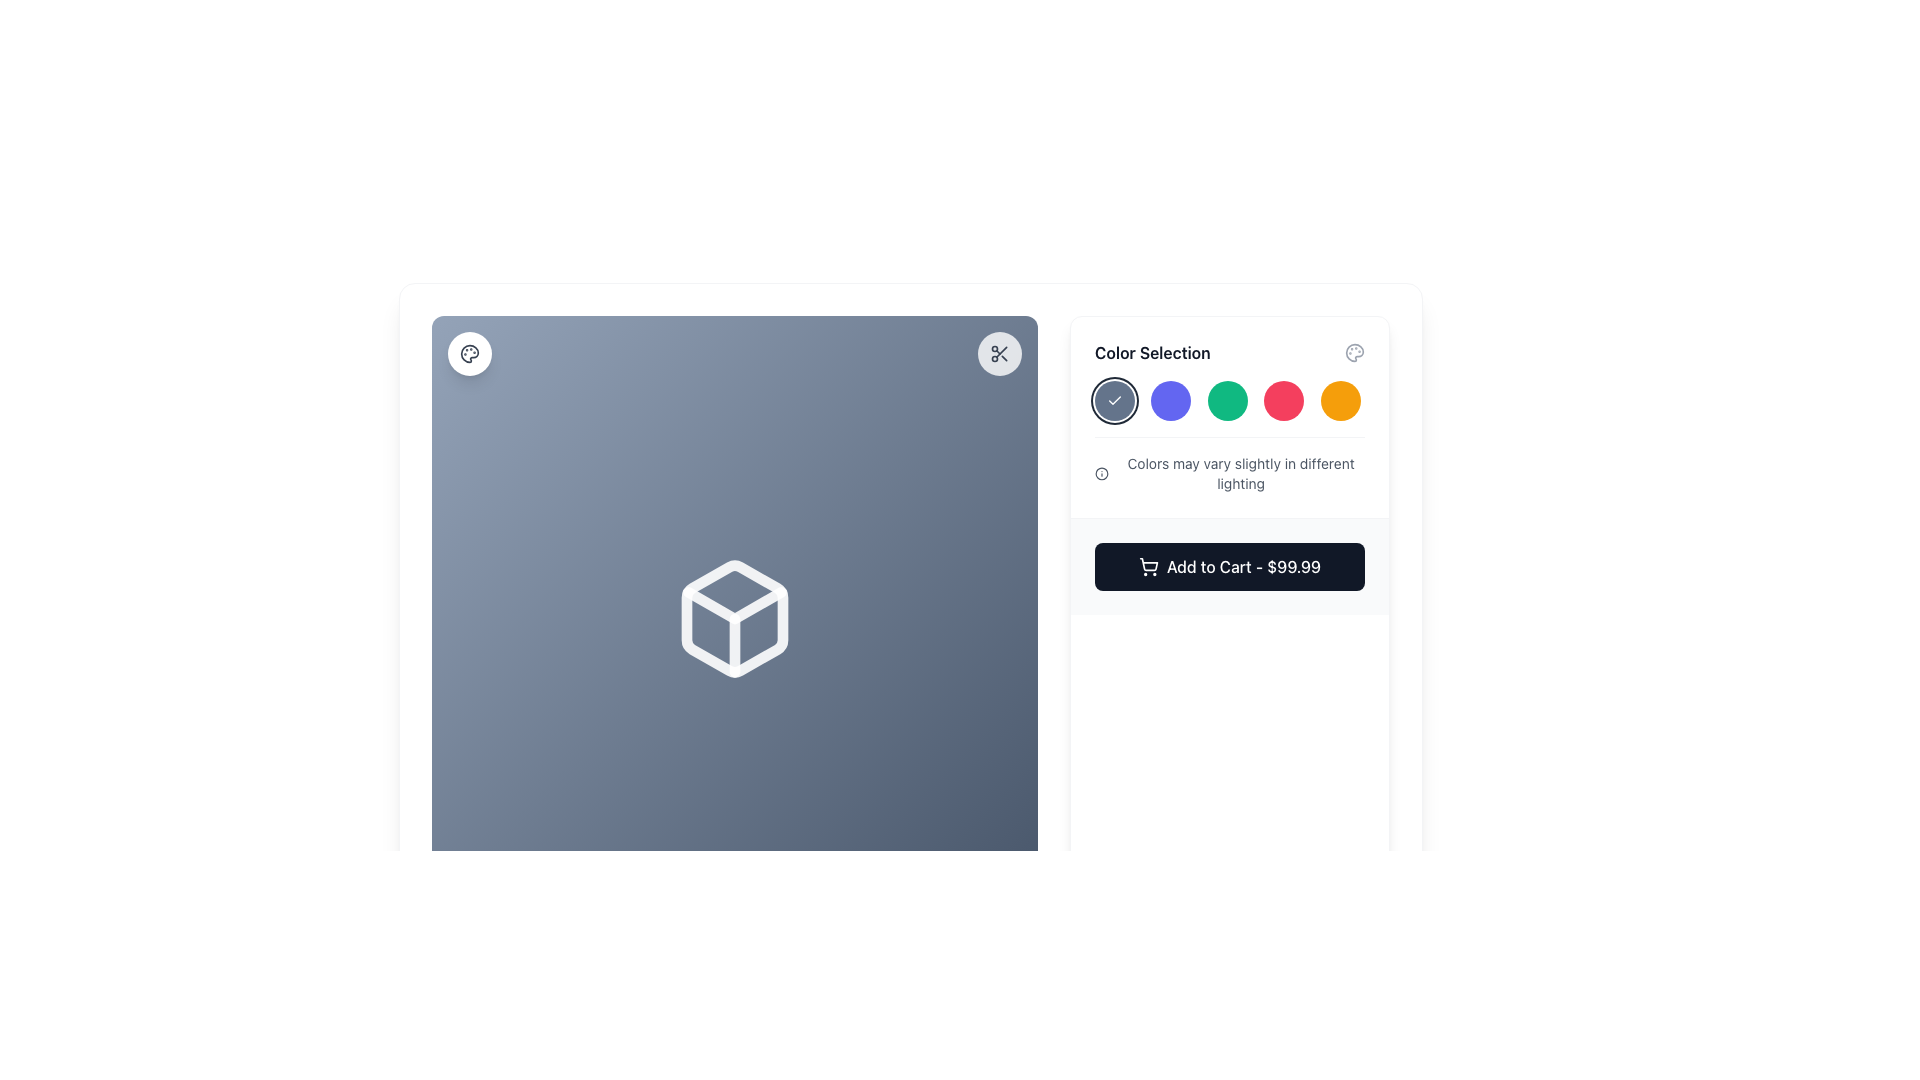 The image size is (1920, 1080). What do you see at coordinates (1152, 352) in the screenshot?
I see `text of the label that says 'Color Selection', which is located at the top-left corner of the color selection section, adjacent to a large square preview area` at bounding box center [1152, 352].